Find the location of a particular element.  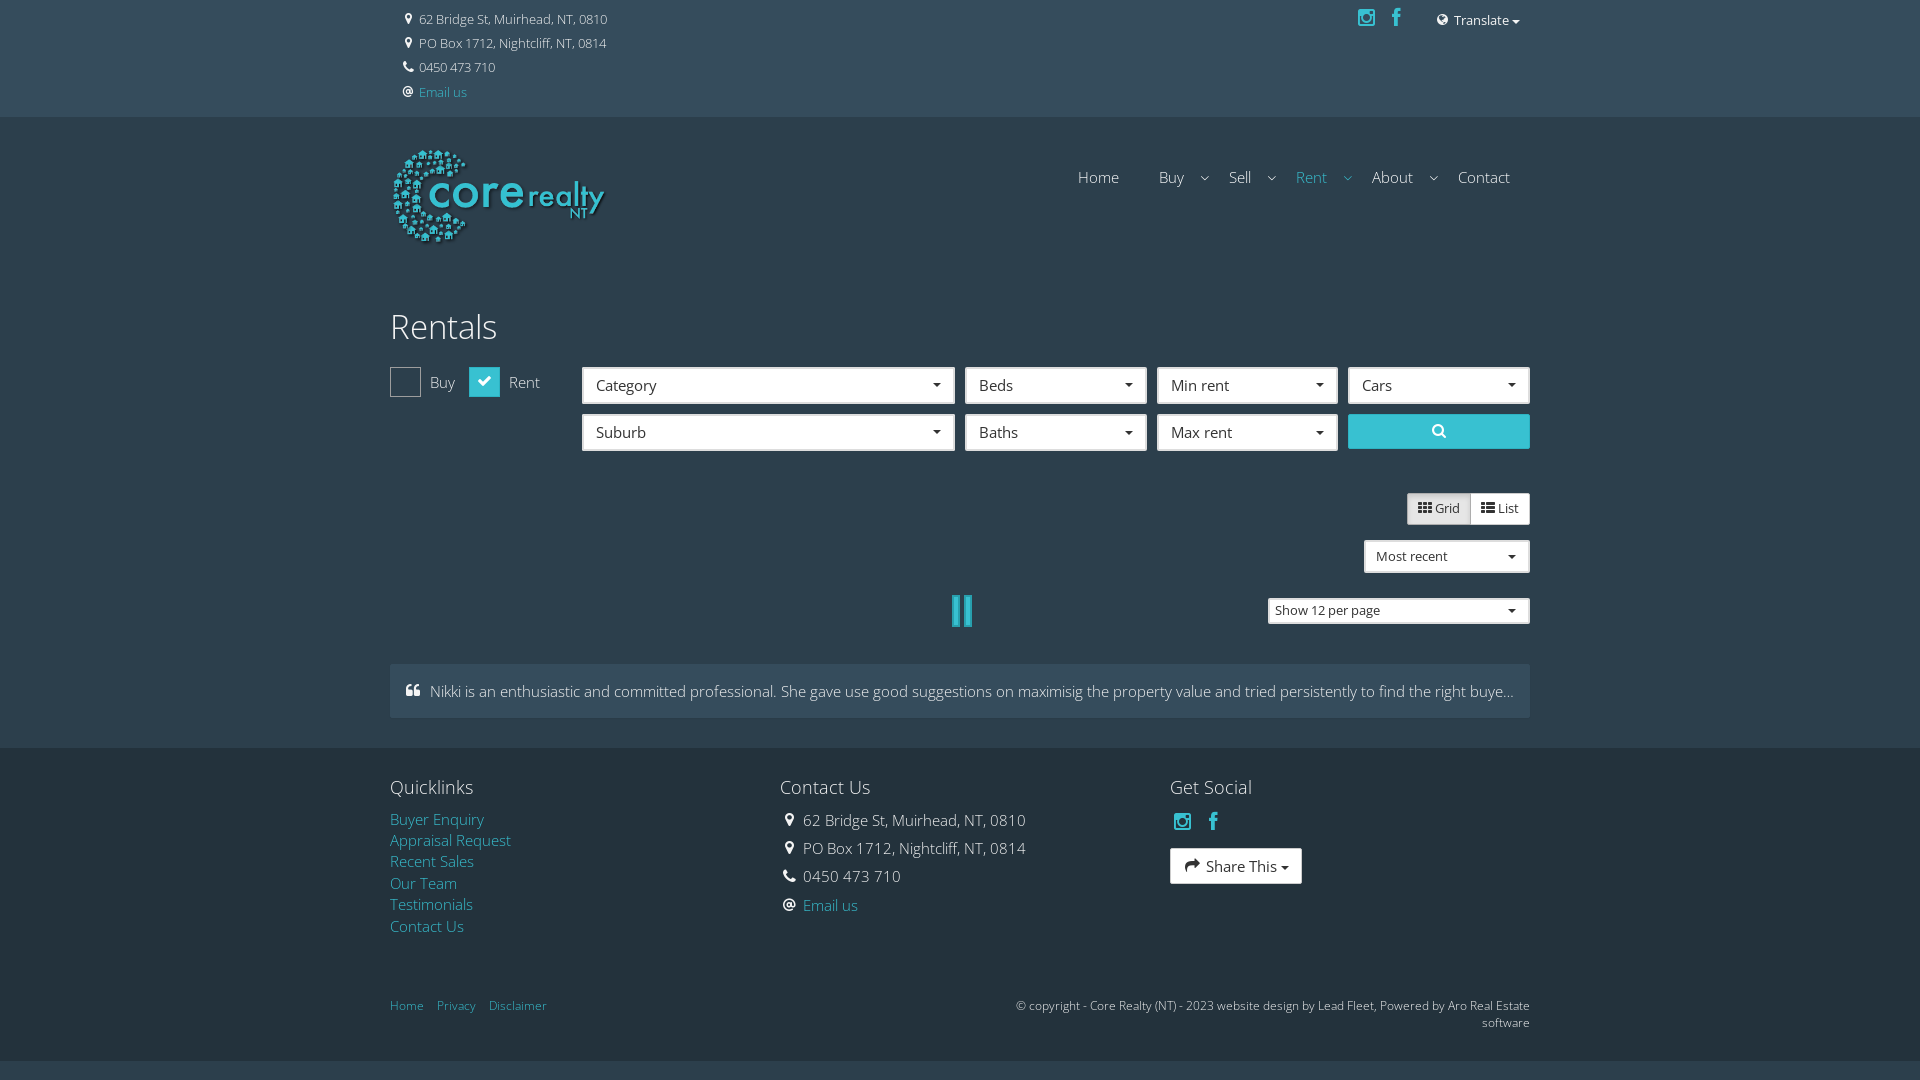

'Min rent is located at coordinates (1156, 385).